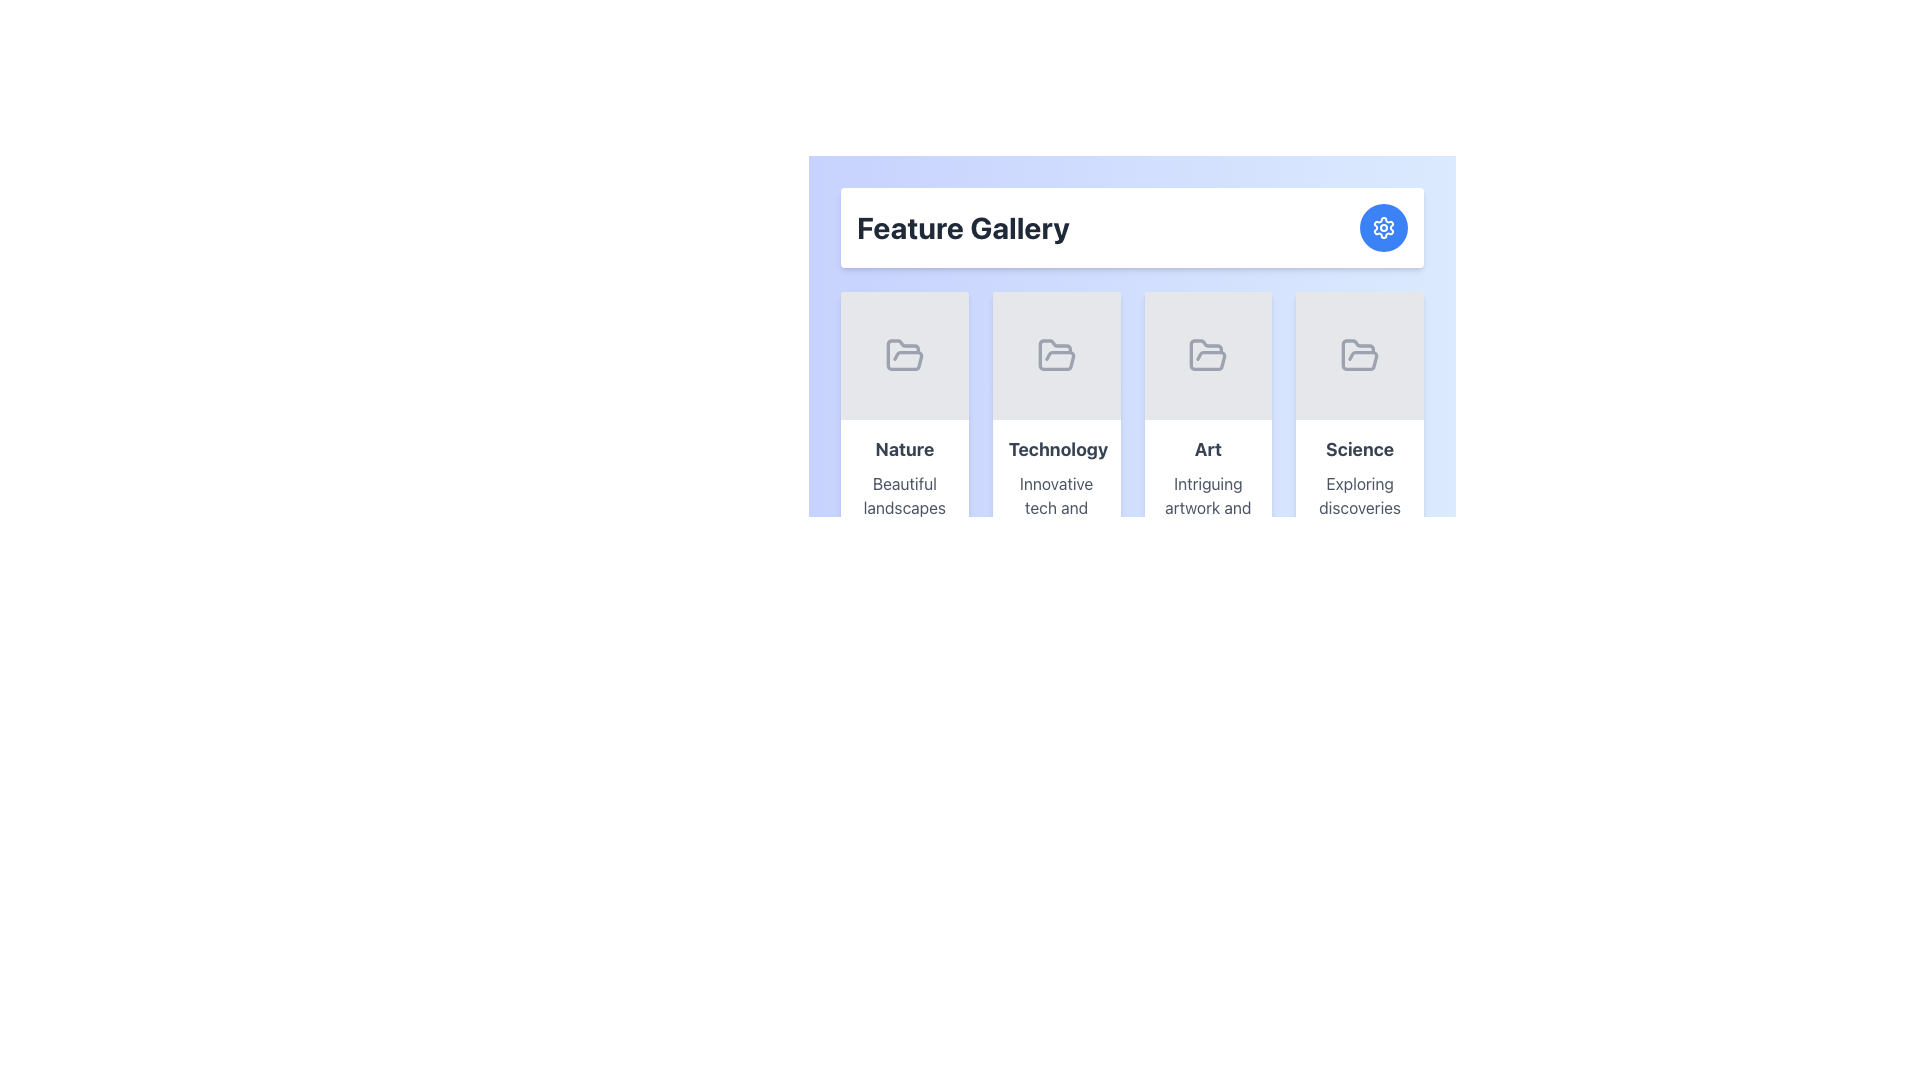  What do you see at coordinates (1382, 226) in the screenshot?
I see `the gear-shaped icon in blue and red color scheme located in the top-right corner of the 'Feature Gallery' panel` at bounding box center [1382, 226].